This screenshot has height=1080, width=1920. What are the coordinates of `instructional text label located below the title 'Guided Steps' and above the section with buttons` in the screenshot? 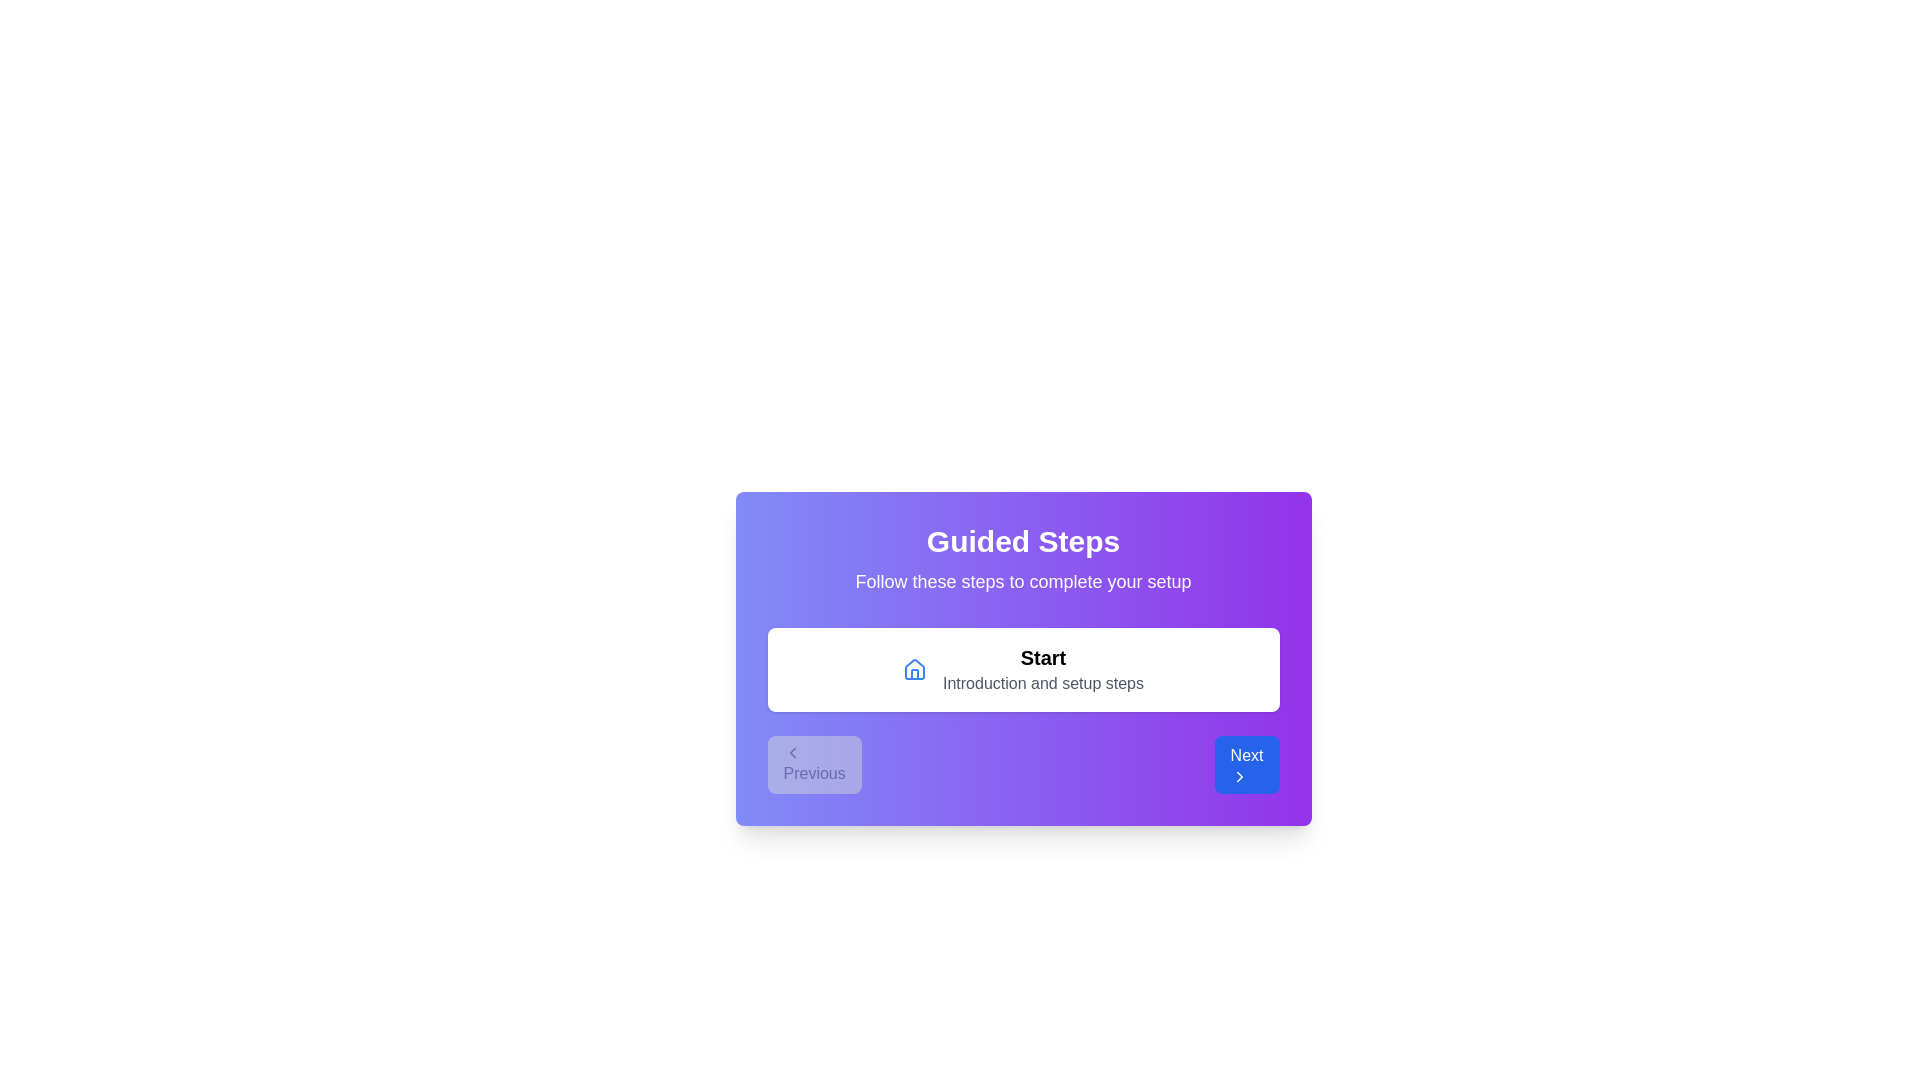 It's located at (1023, 582).